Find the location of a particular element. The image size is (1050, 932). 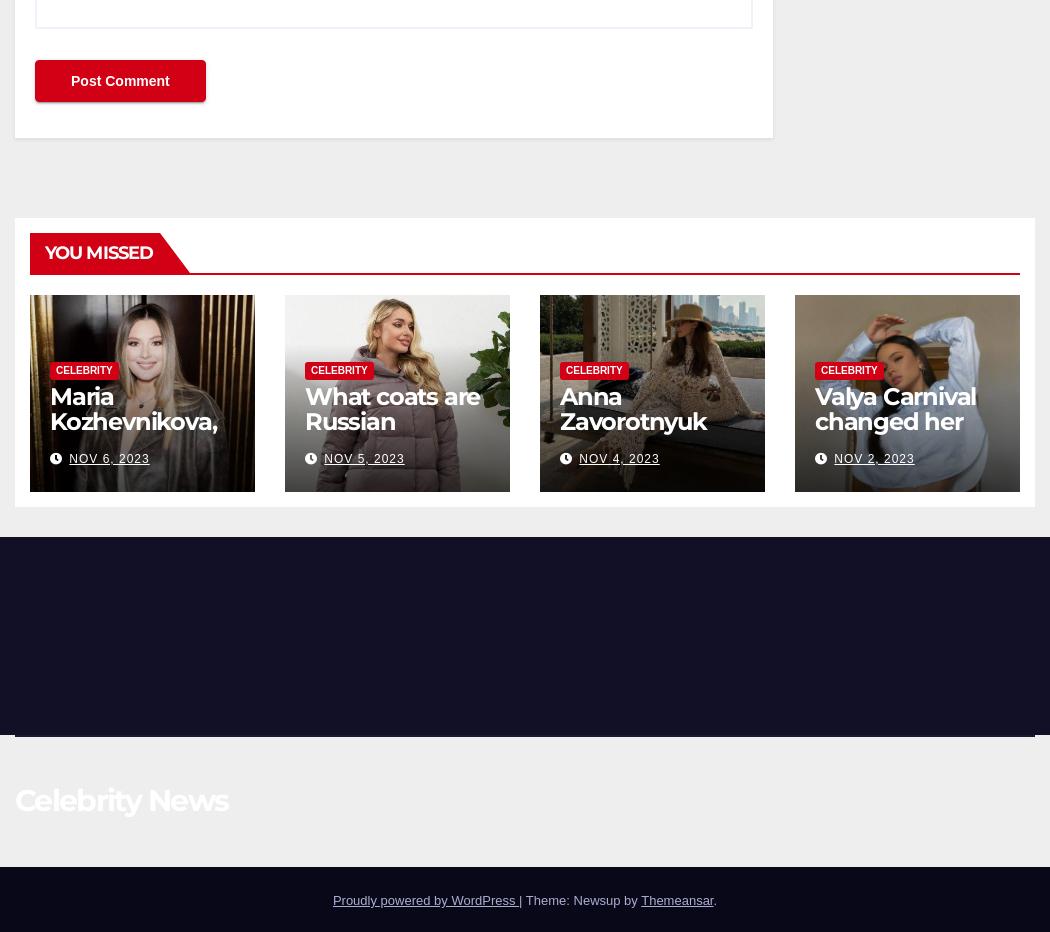

'Proudly powered by WordPress' is located at coordinates (424, 900).